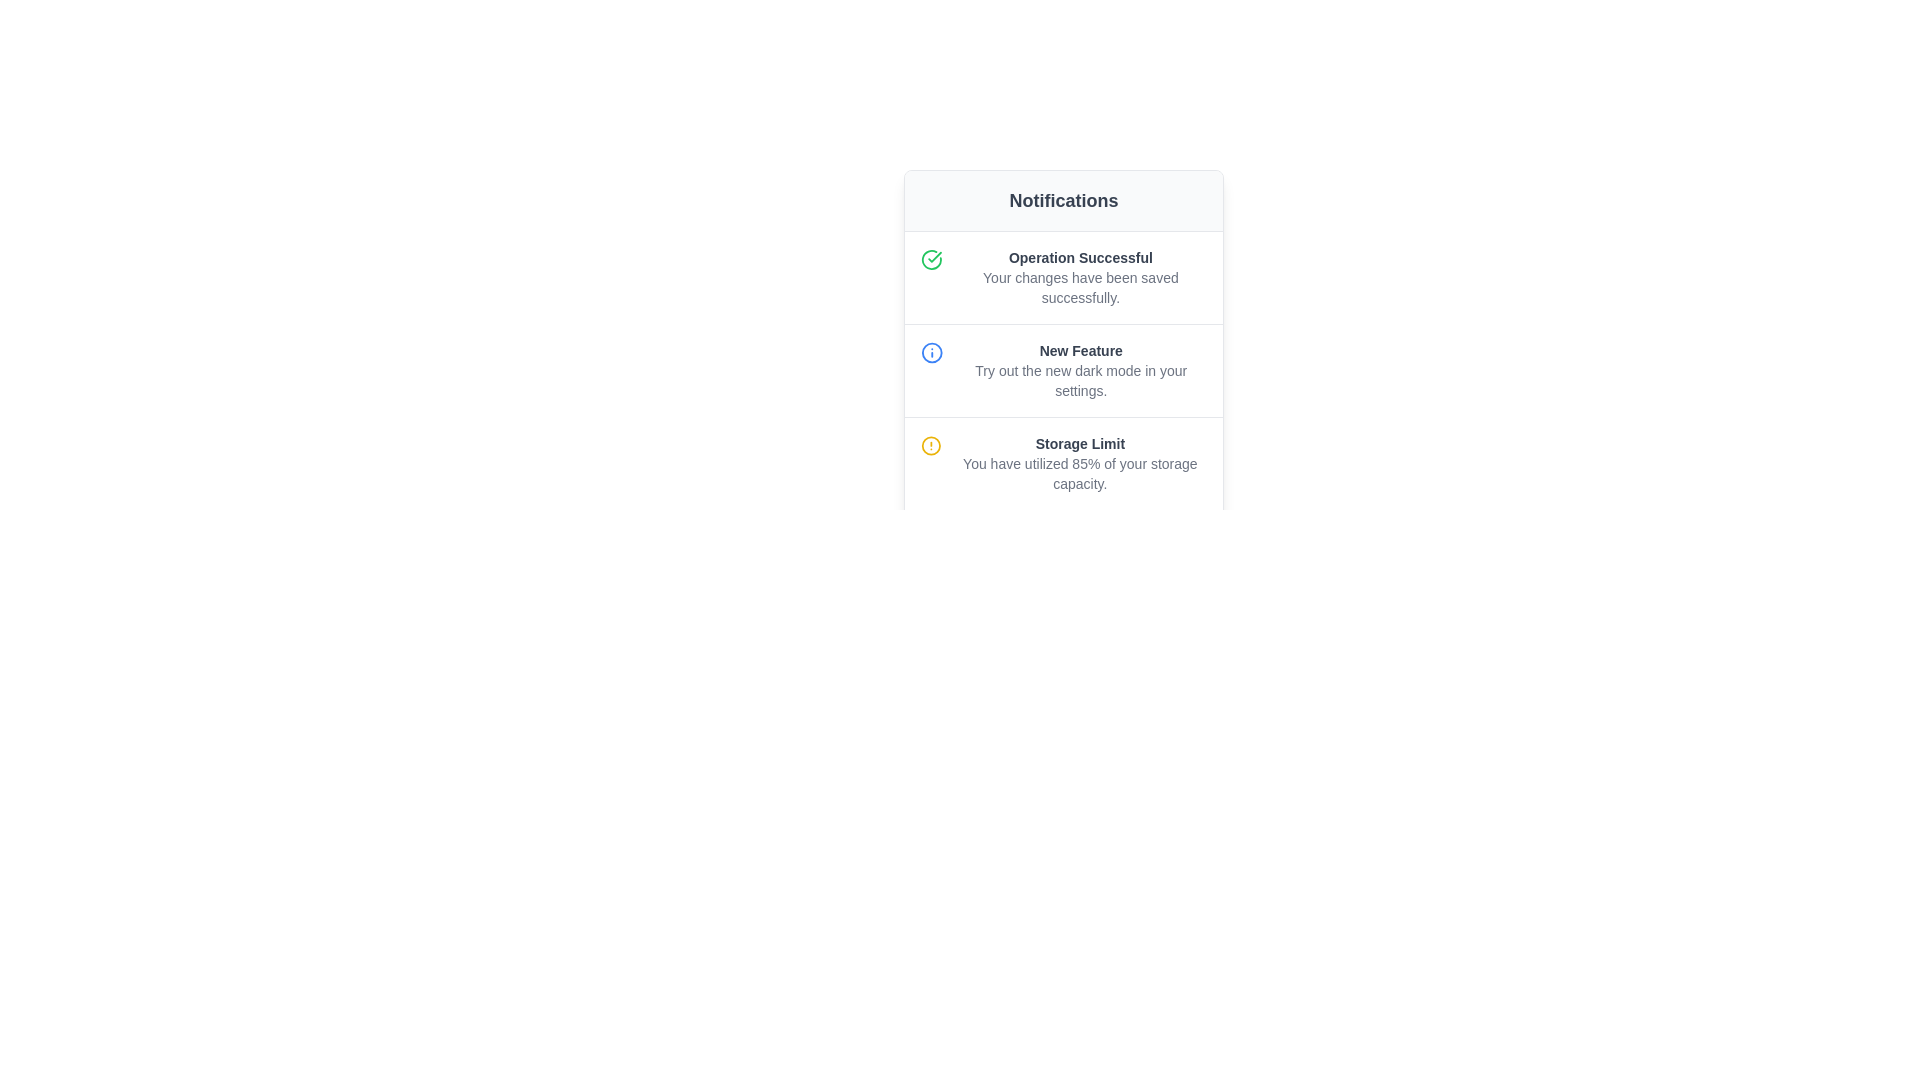 Image resolution: width=1920 pixels, height=1080 pixels. I want to click on success message from the notification banner indicating 'Operation Successful' with the description 'Your changes have been saved successfully.', so click(1063, 277).